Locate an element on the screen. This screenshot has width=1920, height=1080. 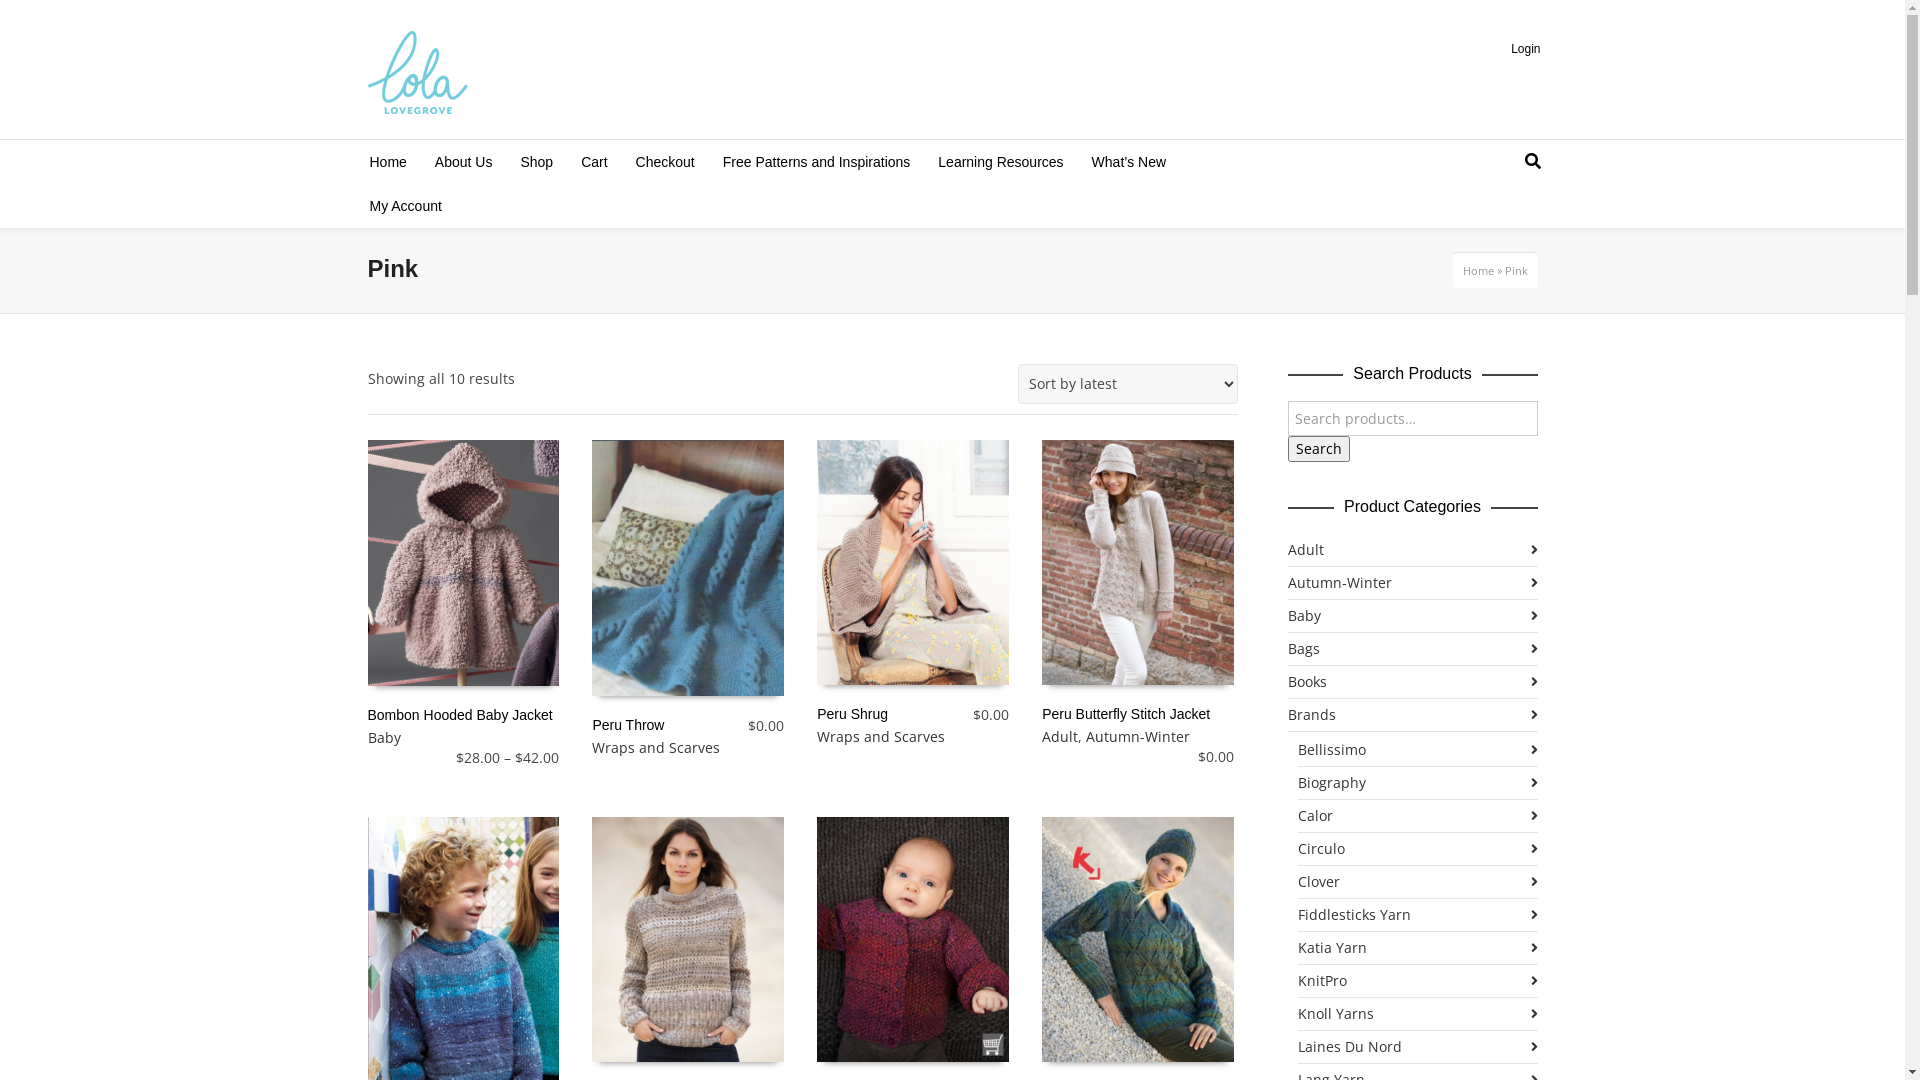
'Login' is located at coordinates (1530, 48).